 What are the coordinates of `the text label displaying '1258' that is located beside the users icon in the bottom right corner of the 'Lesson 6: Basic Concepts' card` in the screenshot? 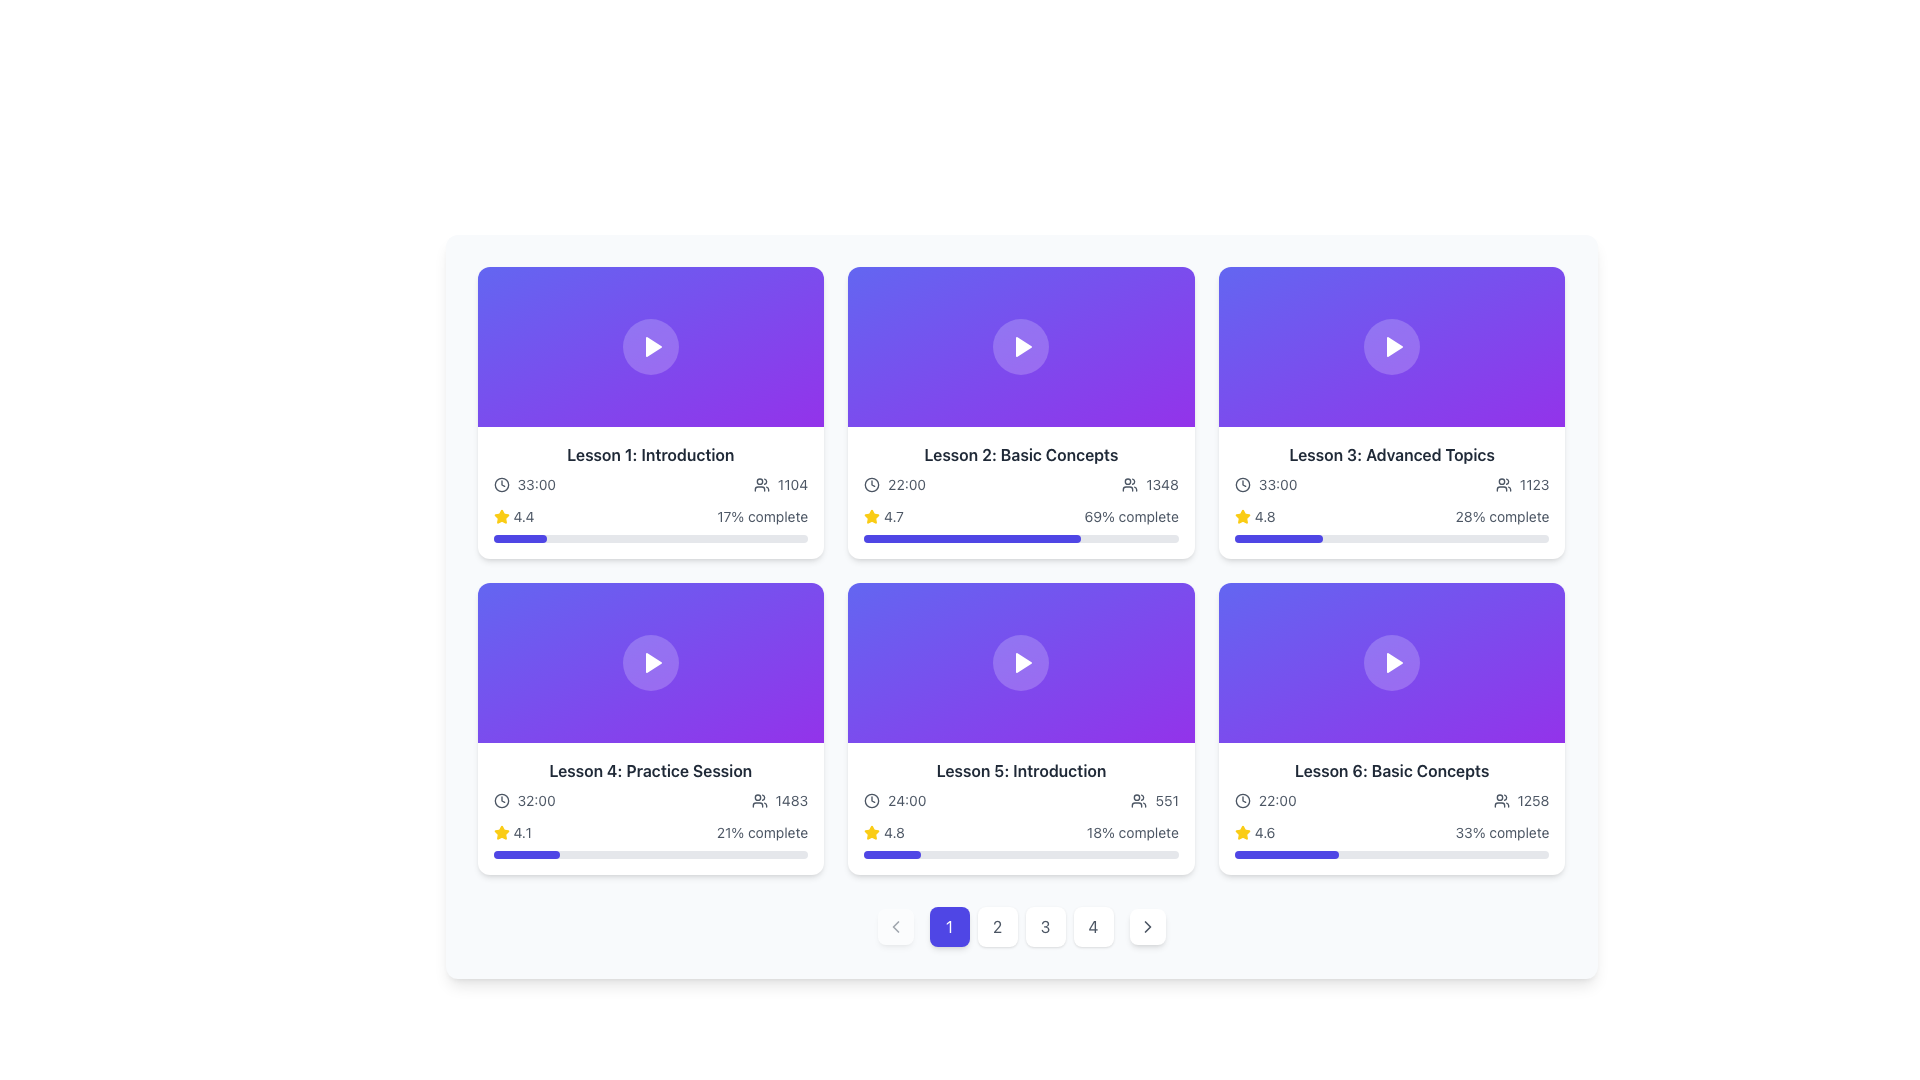 It's located at (1532, 800).